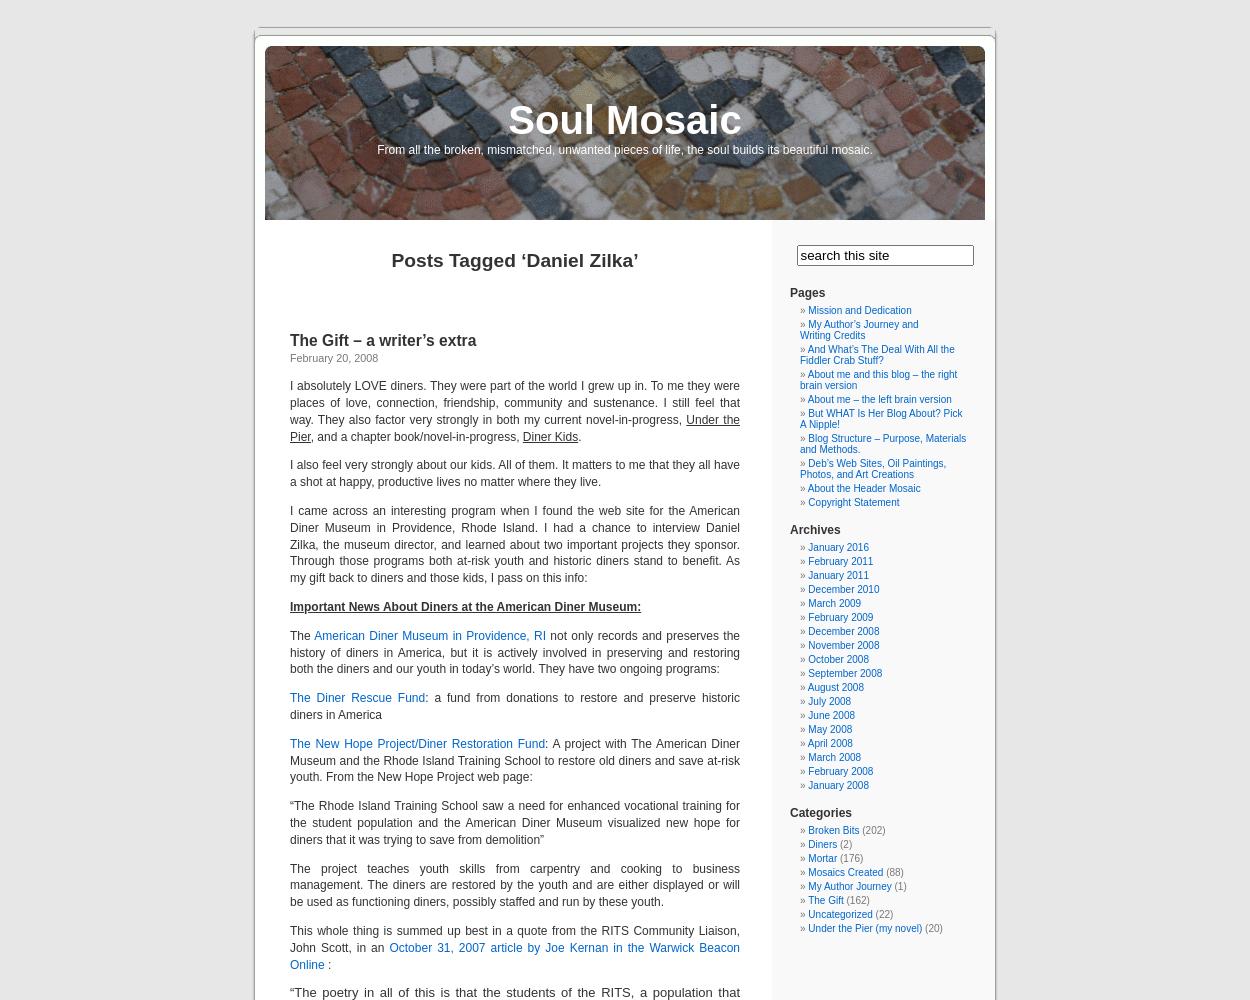  What do you see at coordinates (417, 742) in the screenshot?
I see `'The New Hope Project/Diner Restoration Fund'` at bounding box center [417, 742].